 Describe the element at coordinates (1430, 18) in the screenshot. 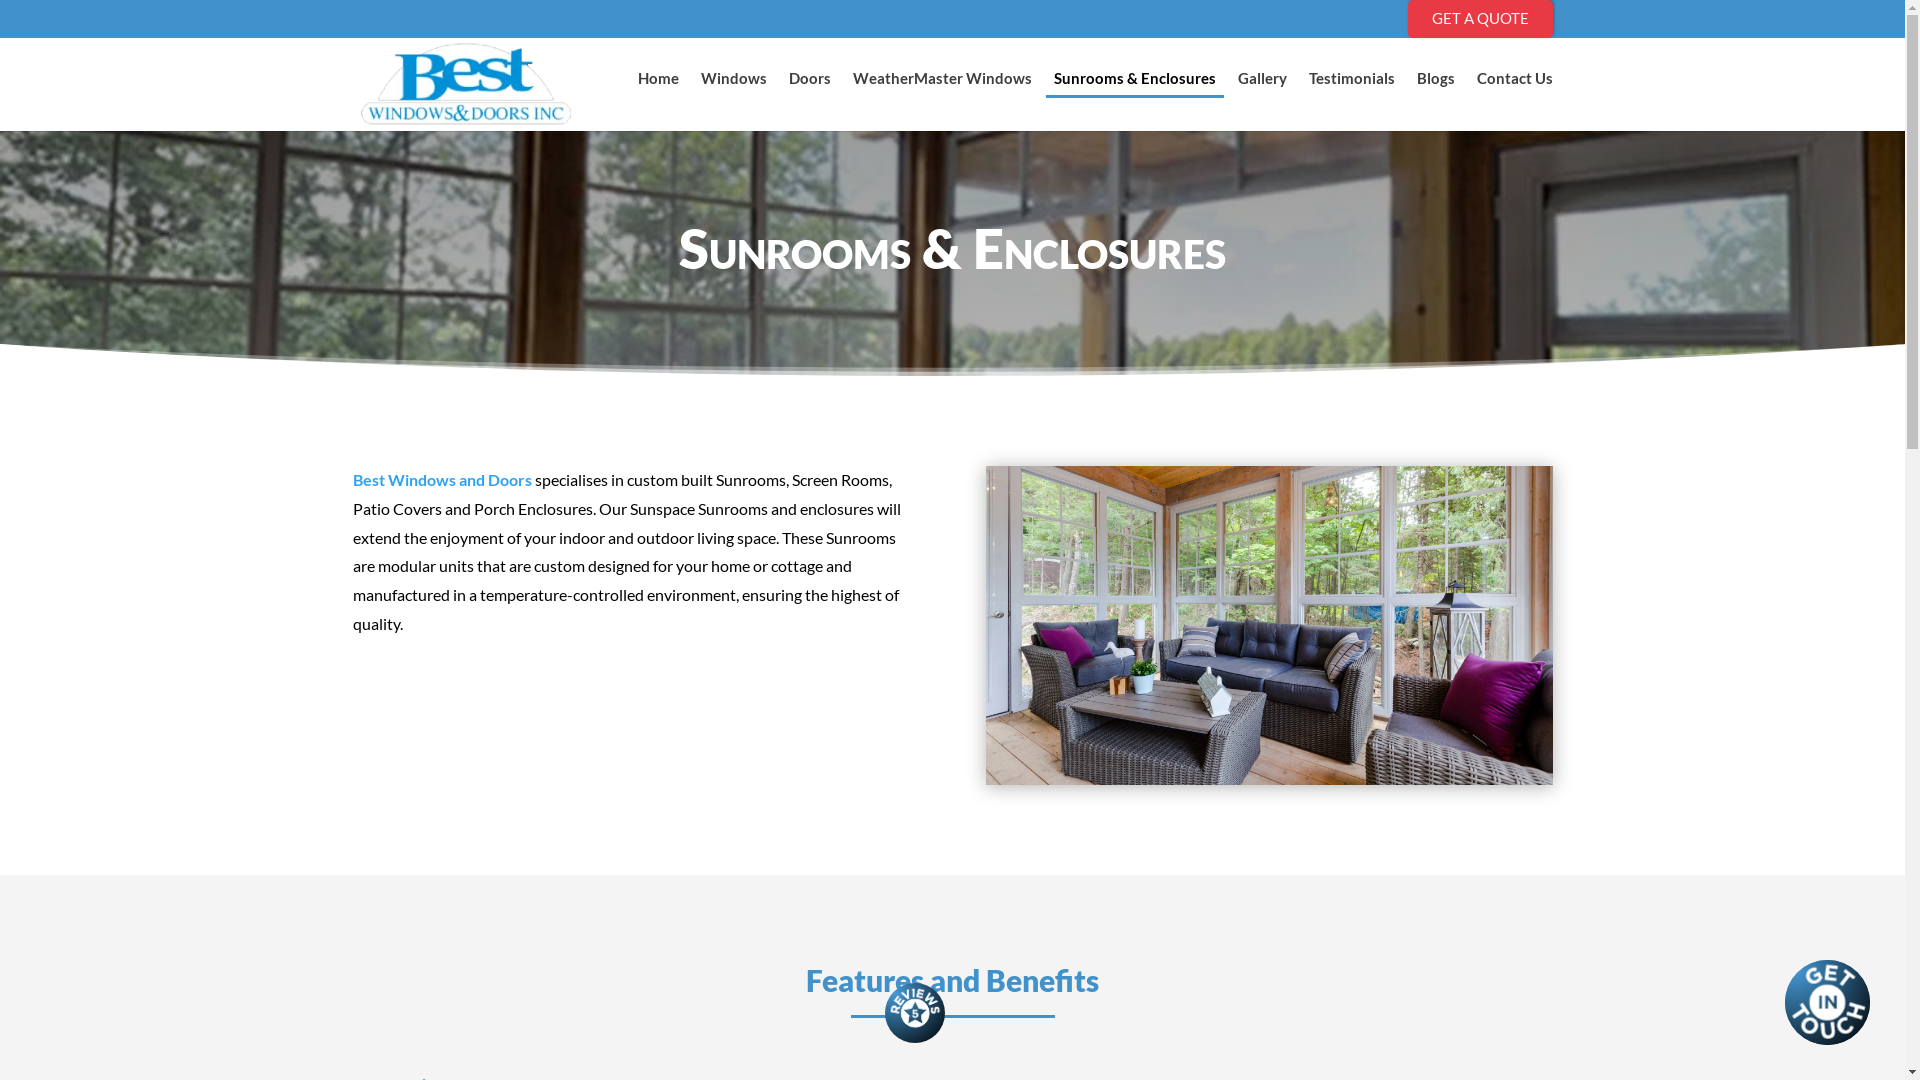

I see `'GET A QUOTE'` at that location.